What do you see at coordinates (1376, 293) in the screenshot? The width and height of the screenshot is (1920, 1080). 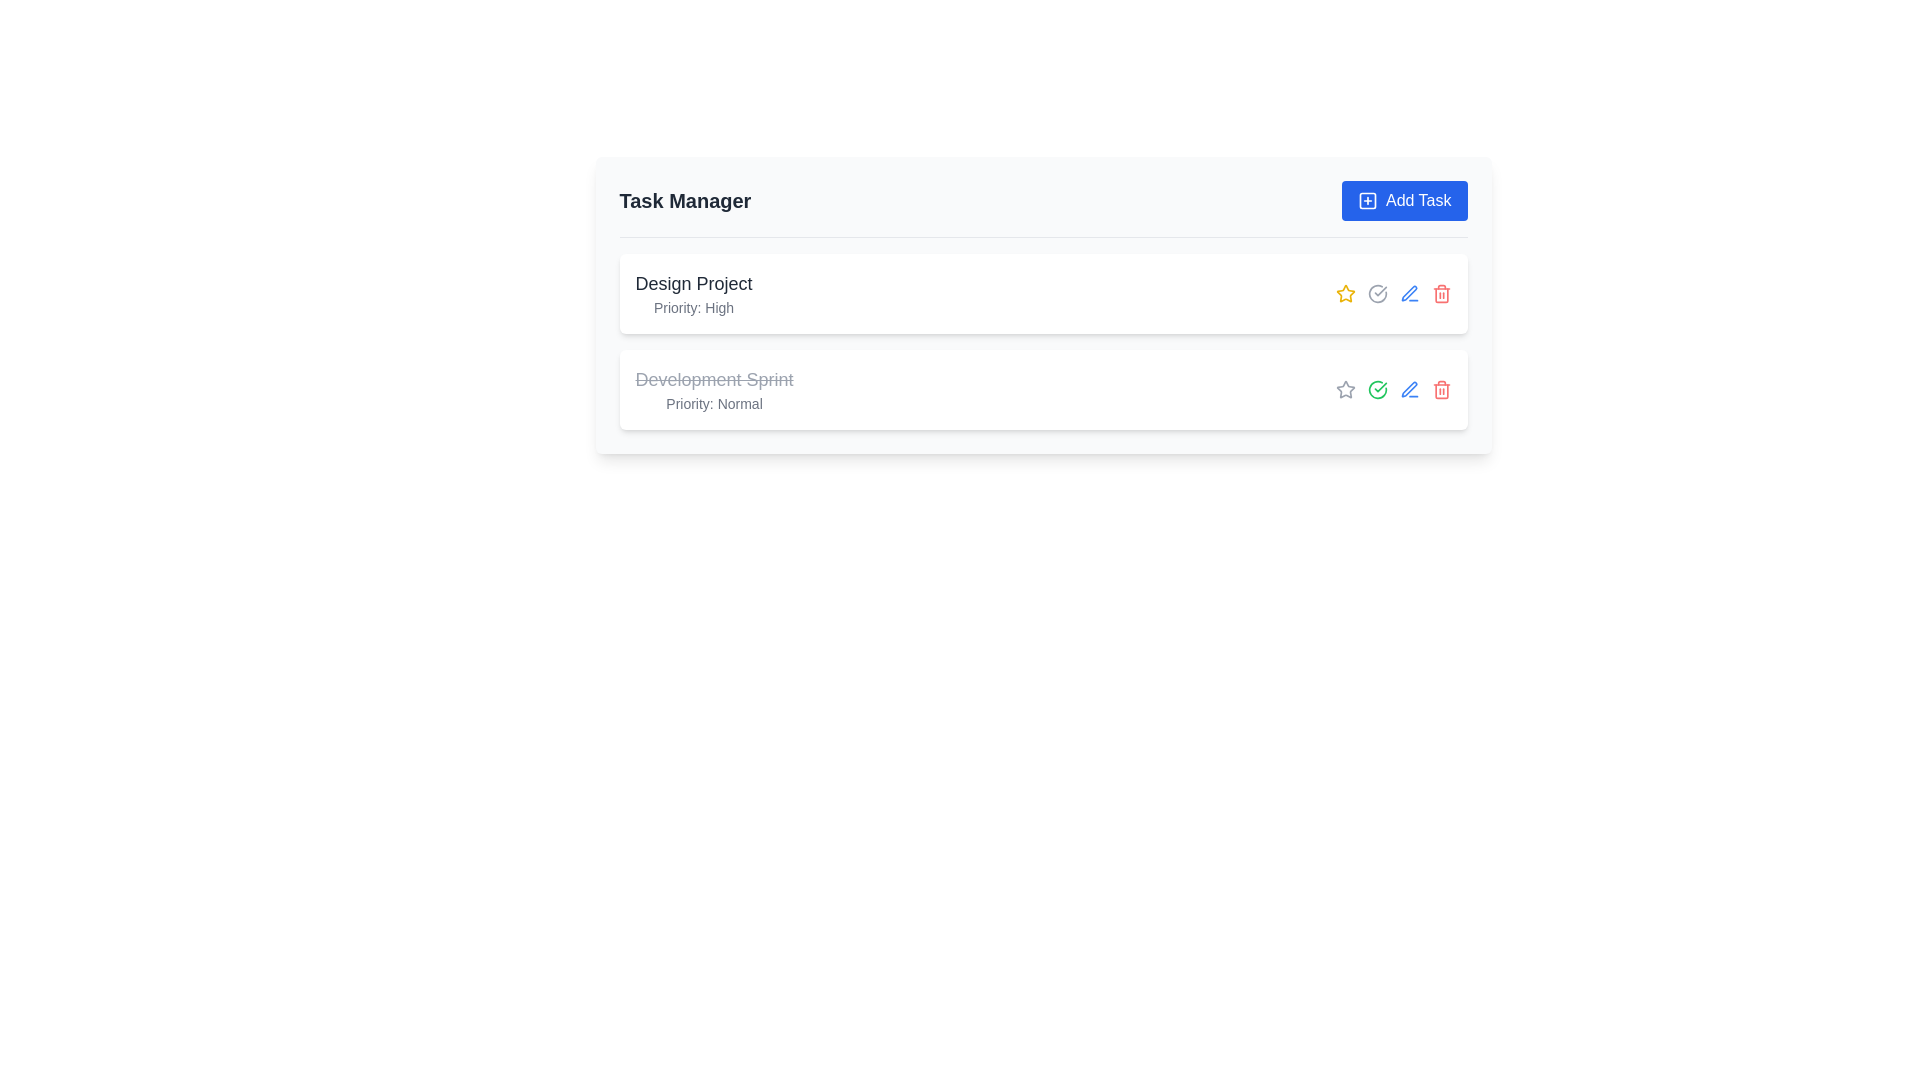 I see `the gray circular icon button, which is the second icon in a horizontal row under the 'Design Project' task` at bounding box center [1376, 293].